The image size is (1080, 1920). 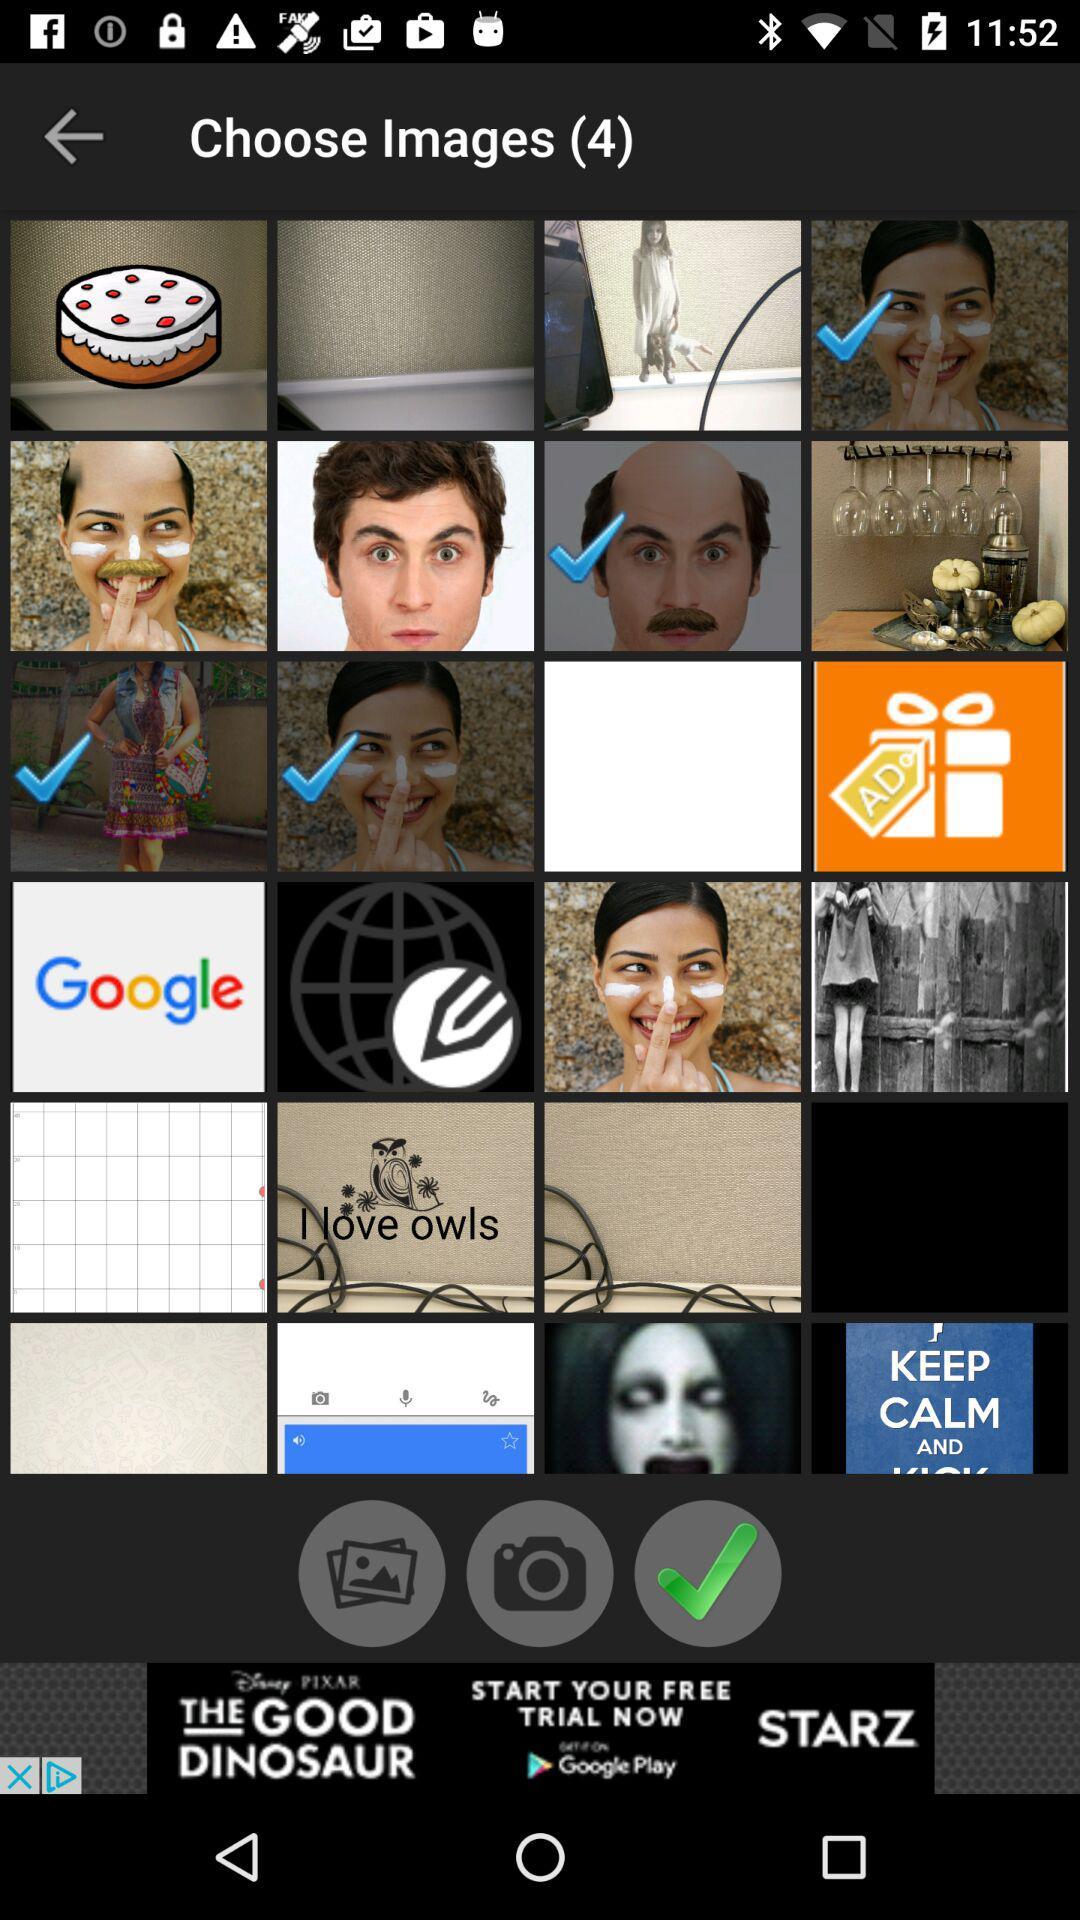 I want to click on choose image, so click(x=405, y=1402).